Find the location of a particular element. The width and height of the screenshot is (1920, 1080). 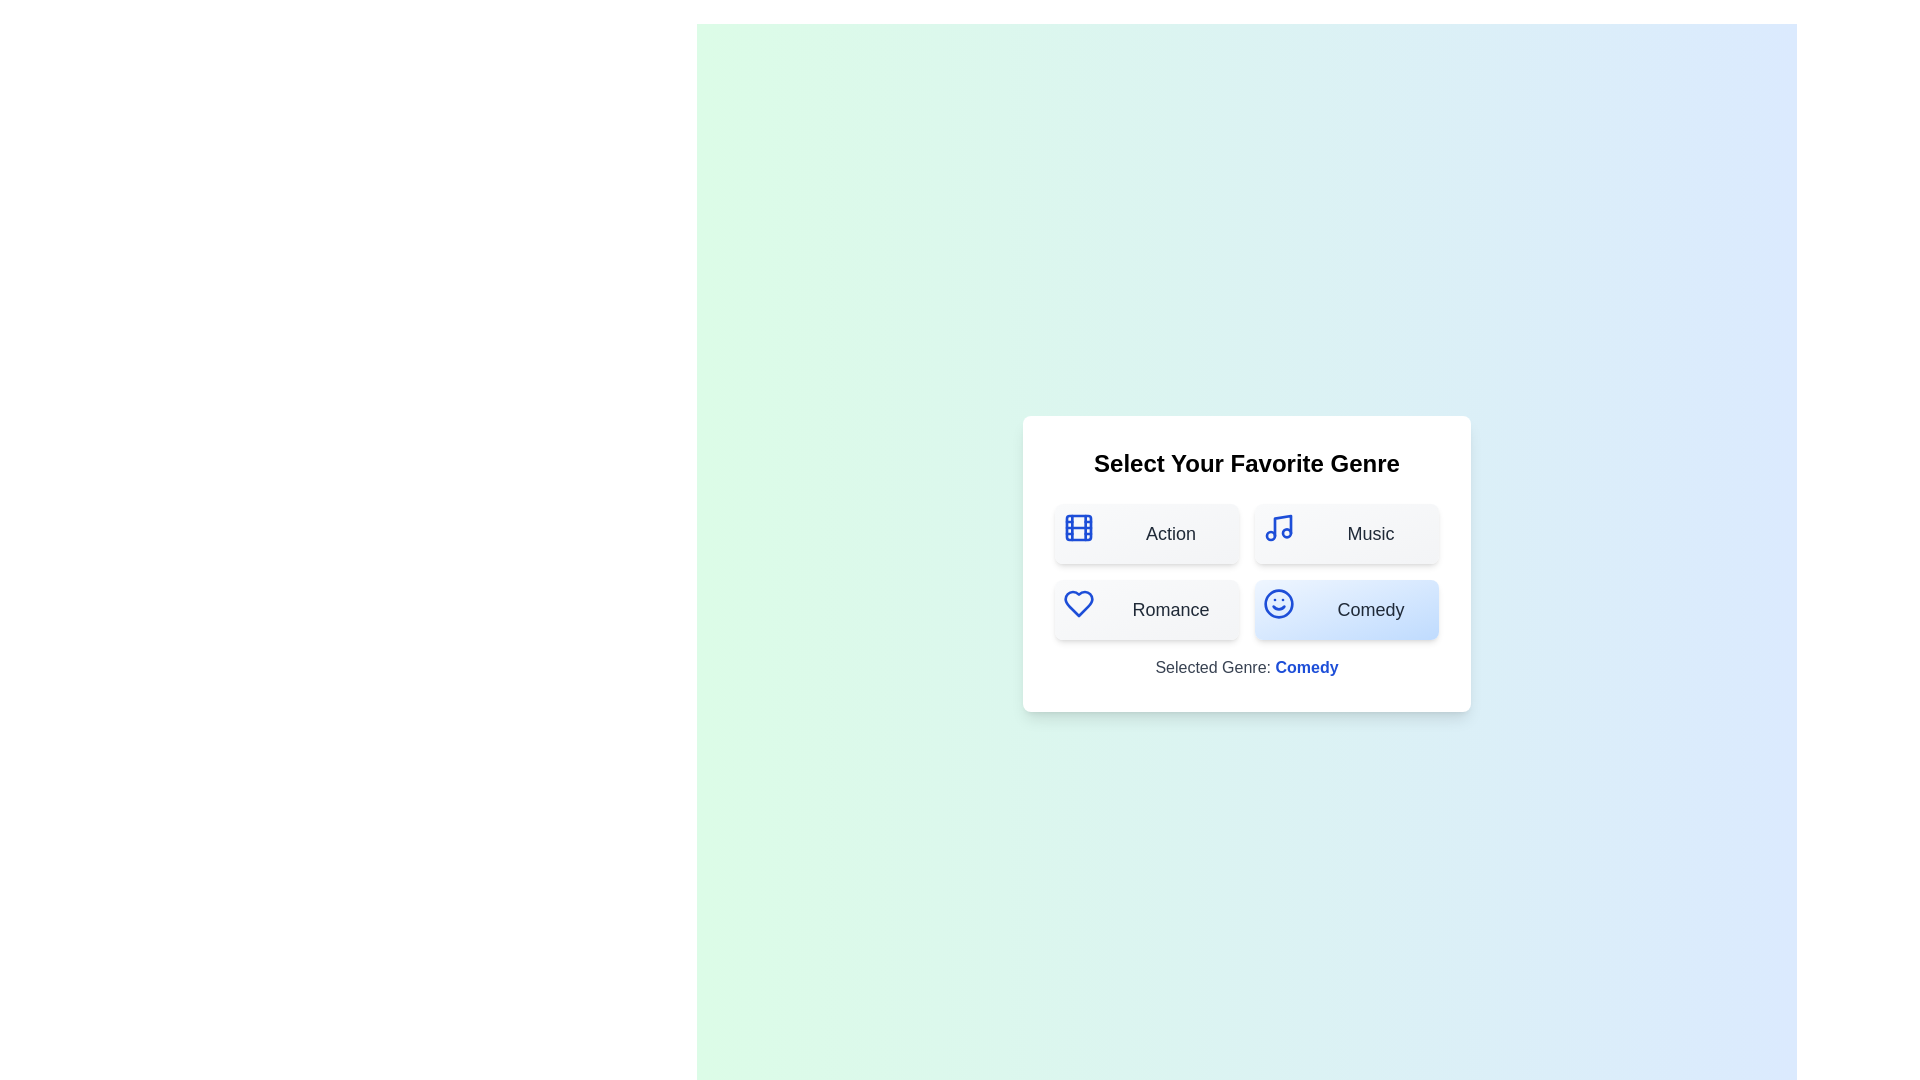

the text element displaying 'Select Your Favorite Genre', which is styled as a bold, large title at the top of the dialog box is located at coordinates (1246, 463).